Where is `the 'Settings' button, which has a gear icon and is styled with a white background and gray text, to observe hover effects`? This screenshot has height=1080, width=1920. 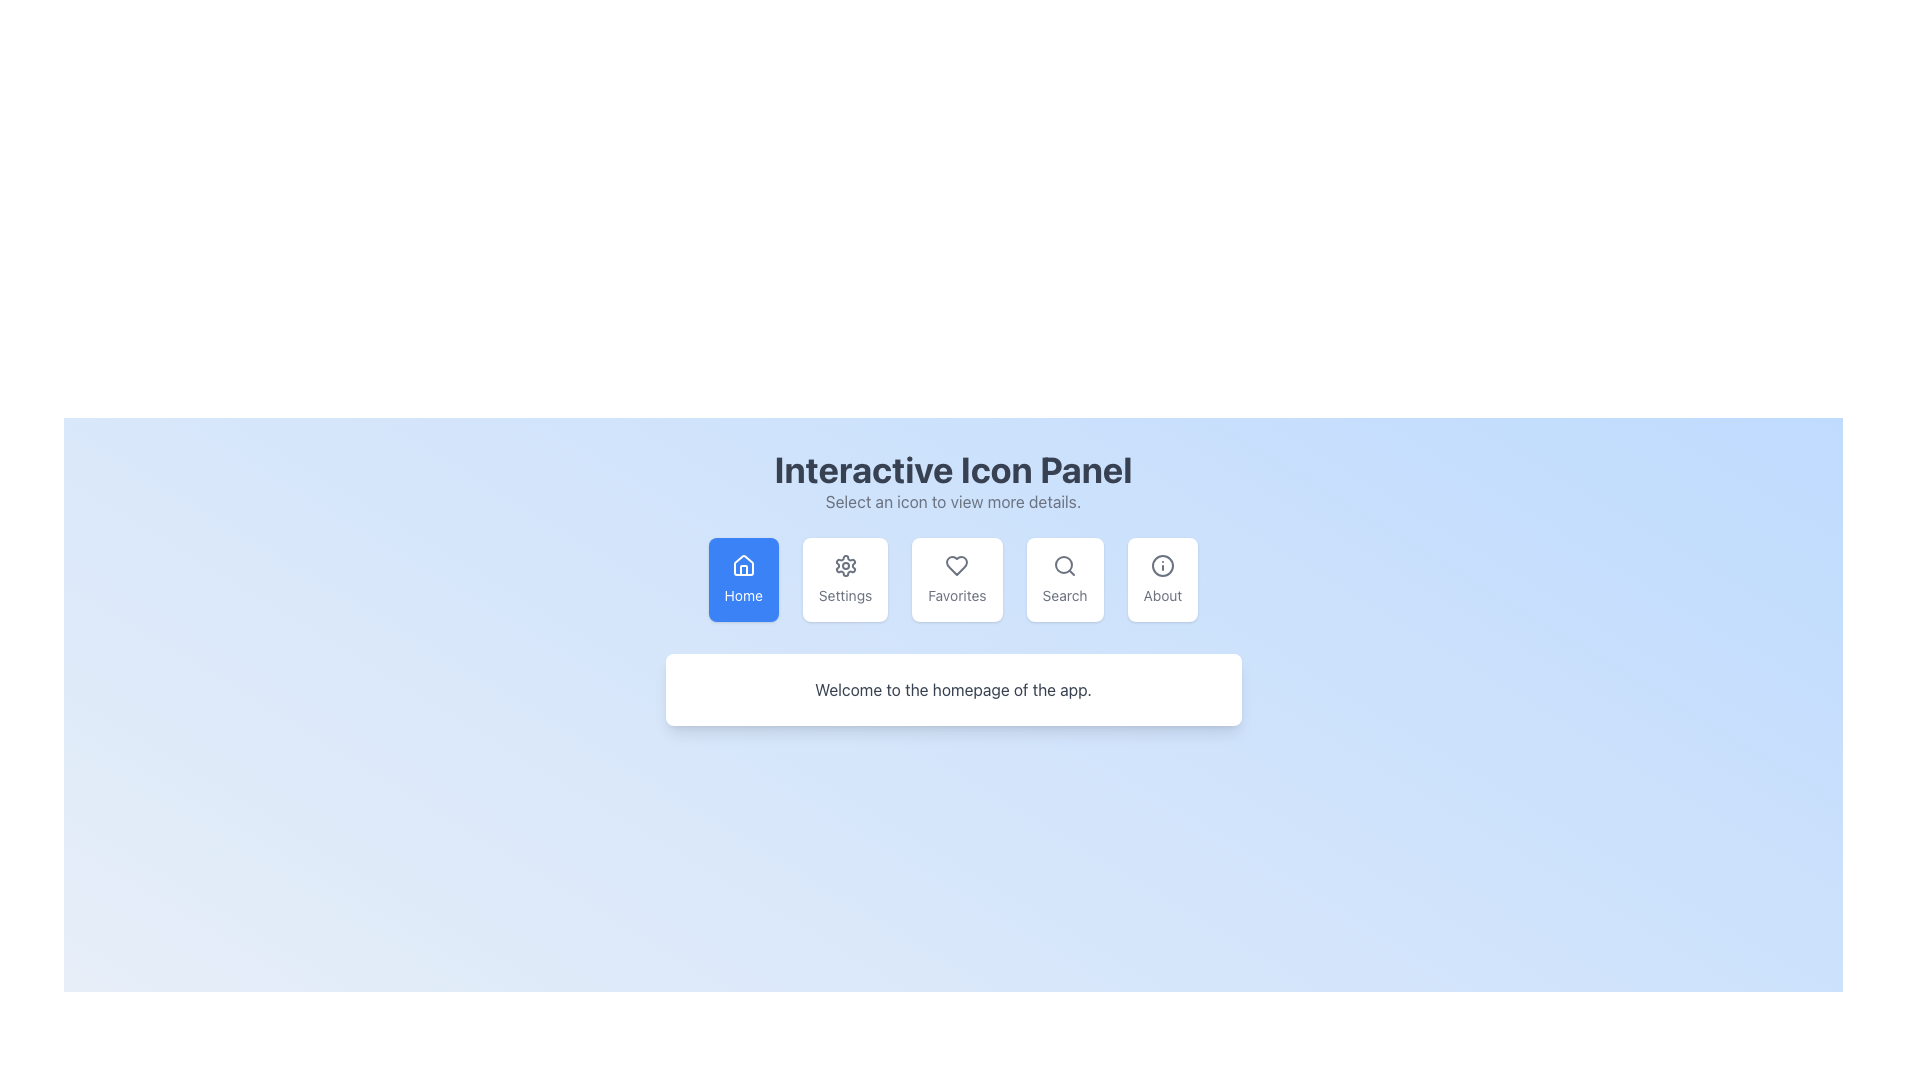
the 'Settings' button, which has a gear icon and is styled with a white background and gray text, to observe hover effects is located at coordinates (845, 579).